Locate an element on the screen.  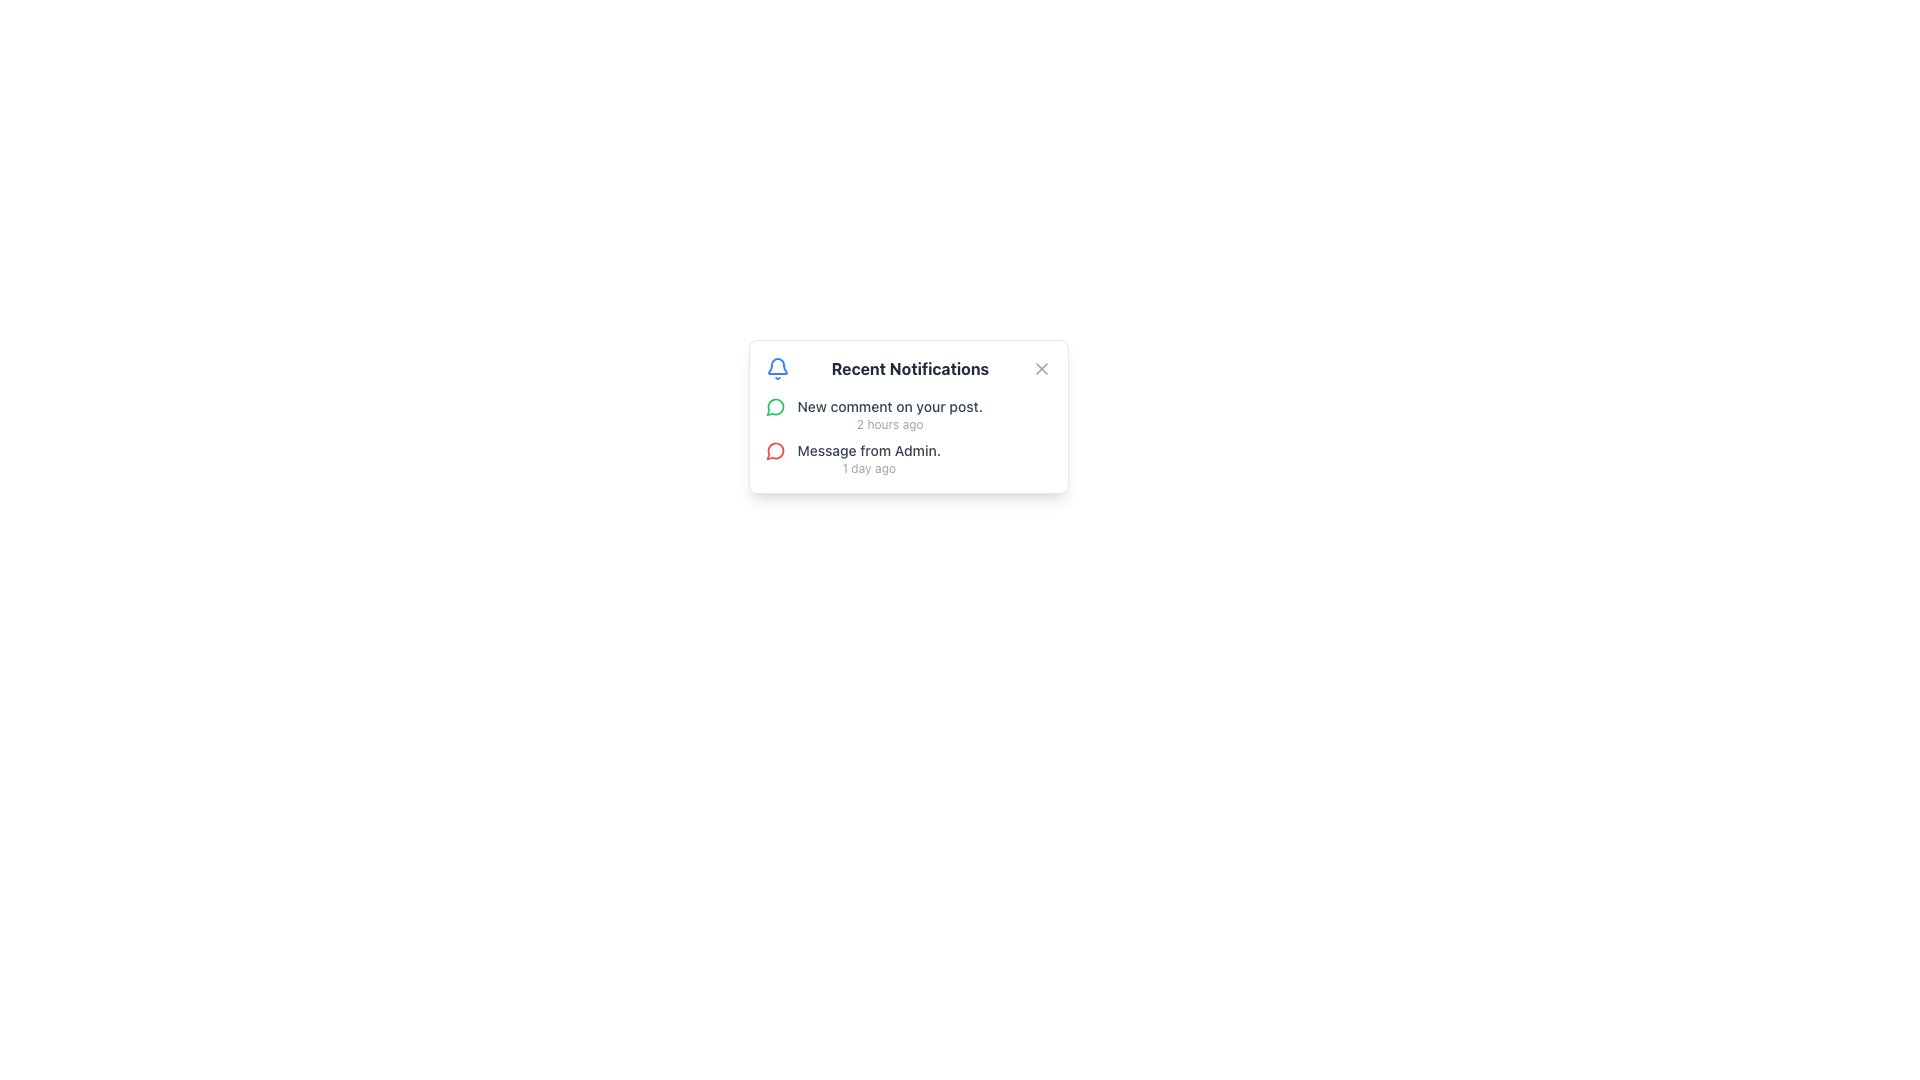
the first notification in the notification list that informs the user about a new comment on their post, located below the 'Recent Notifications' header is located at coordinates (889, 414).